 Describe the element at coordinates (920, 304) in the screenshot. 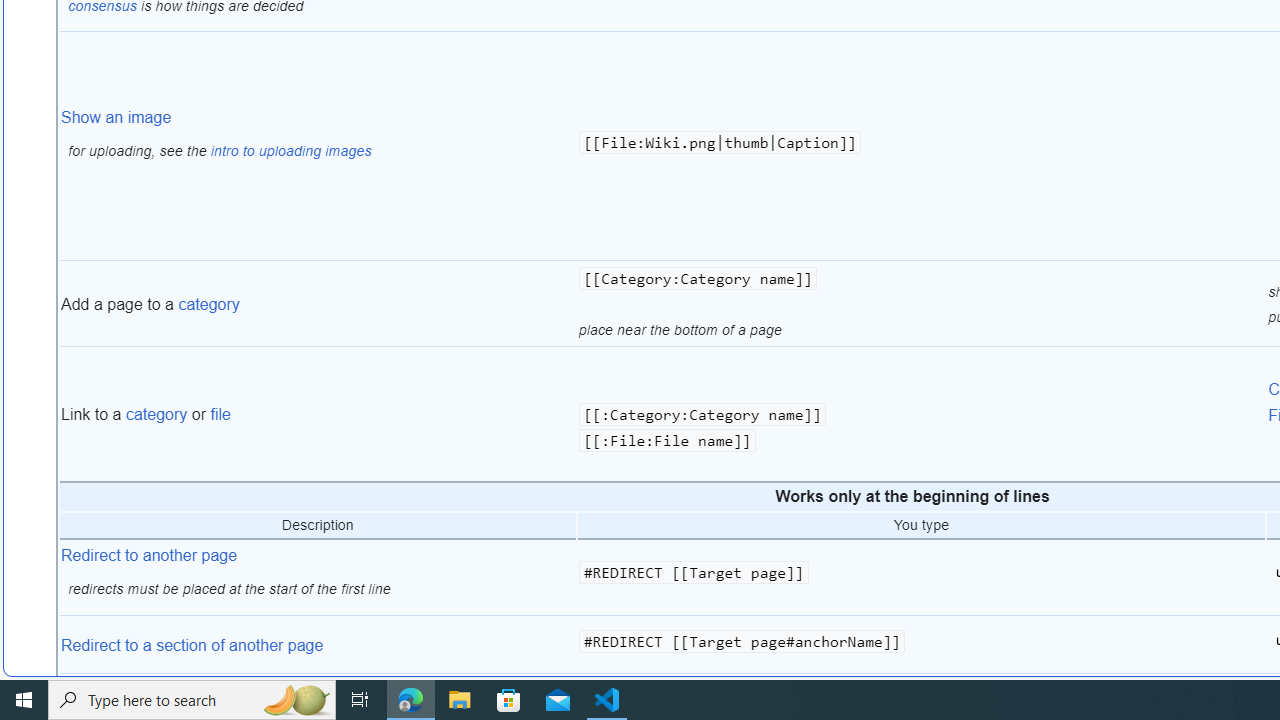

I see `'[[Category:Category name]] place near the bottom of a page'` at that location.